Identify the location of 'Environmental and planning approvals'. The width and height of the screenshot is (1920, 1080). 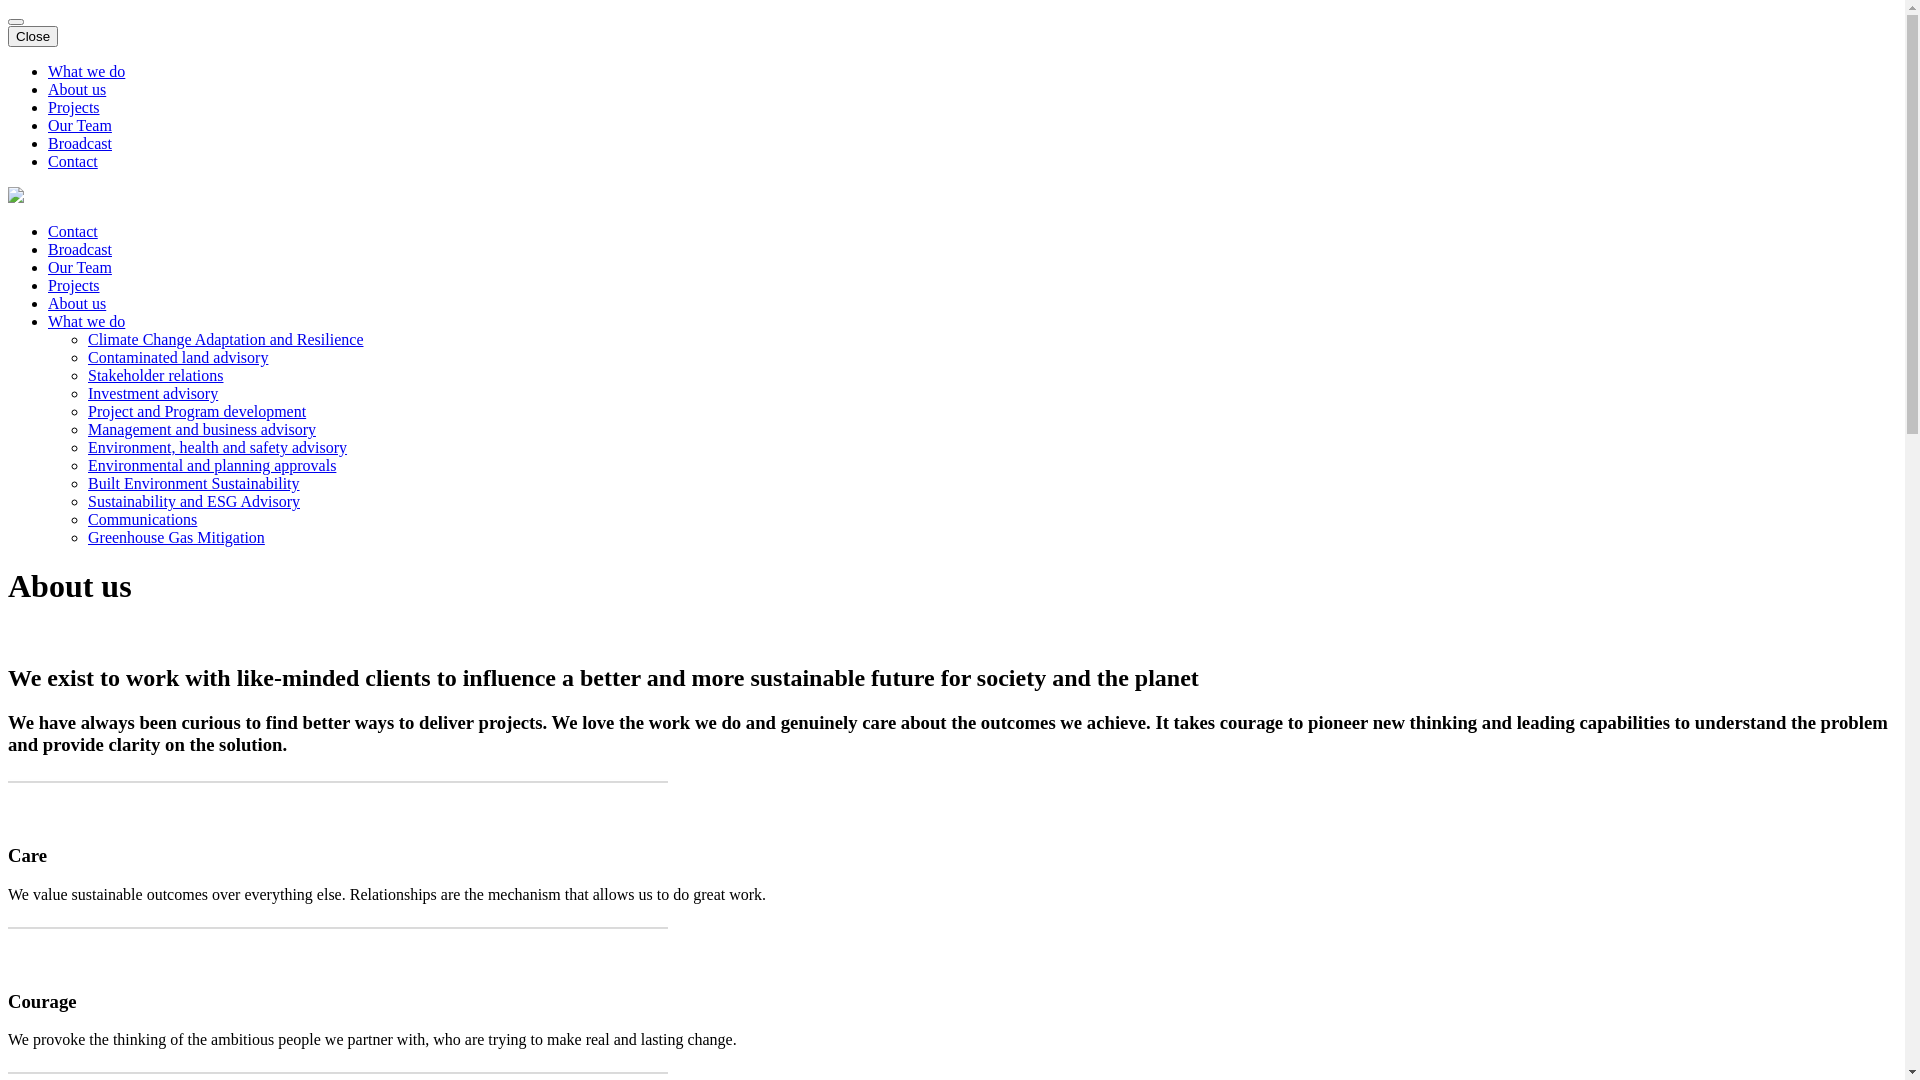
(211, 465).